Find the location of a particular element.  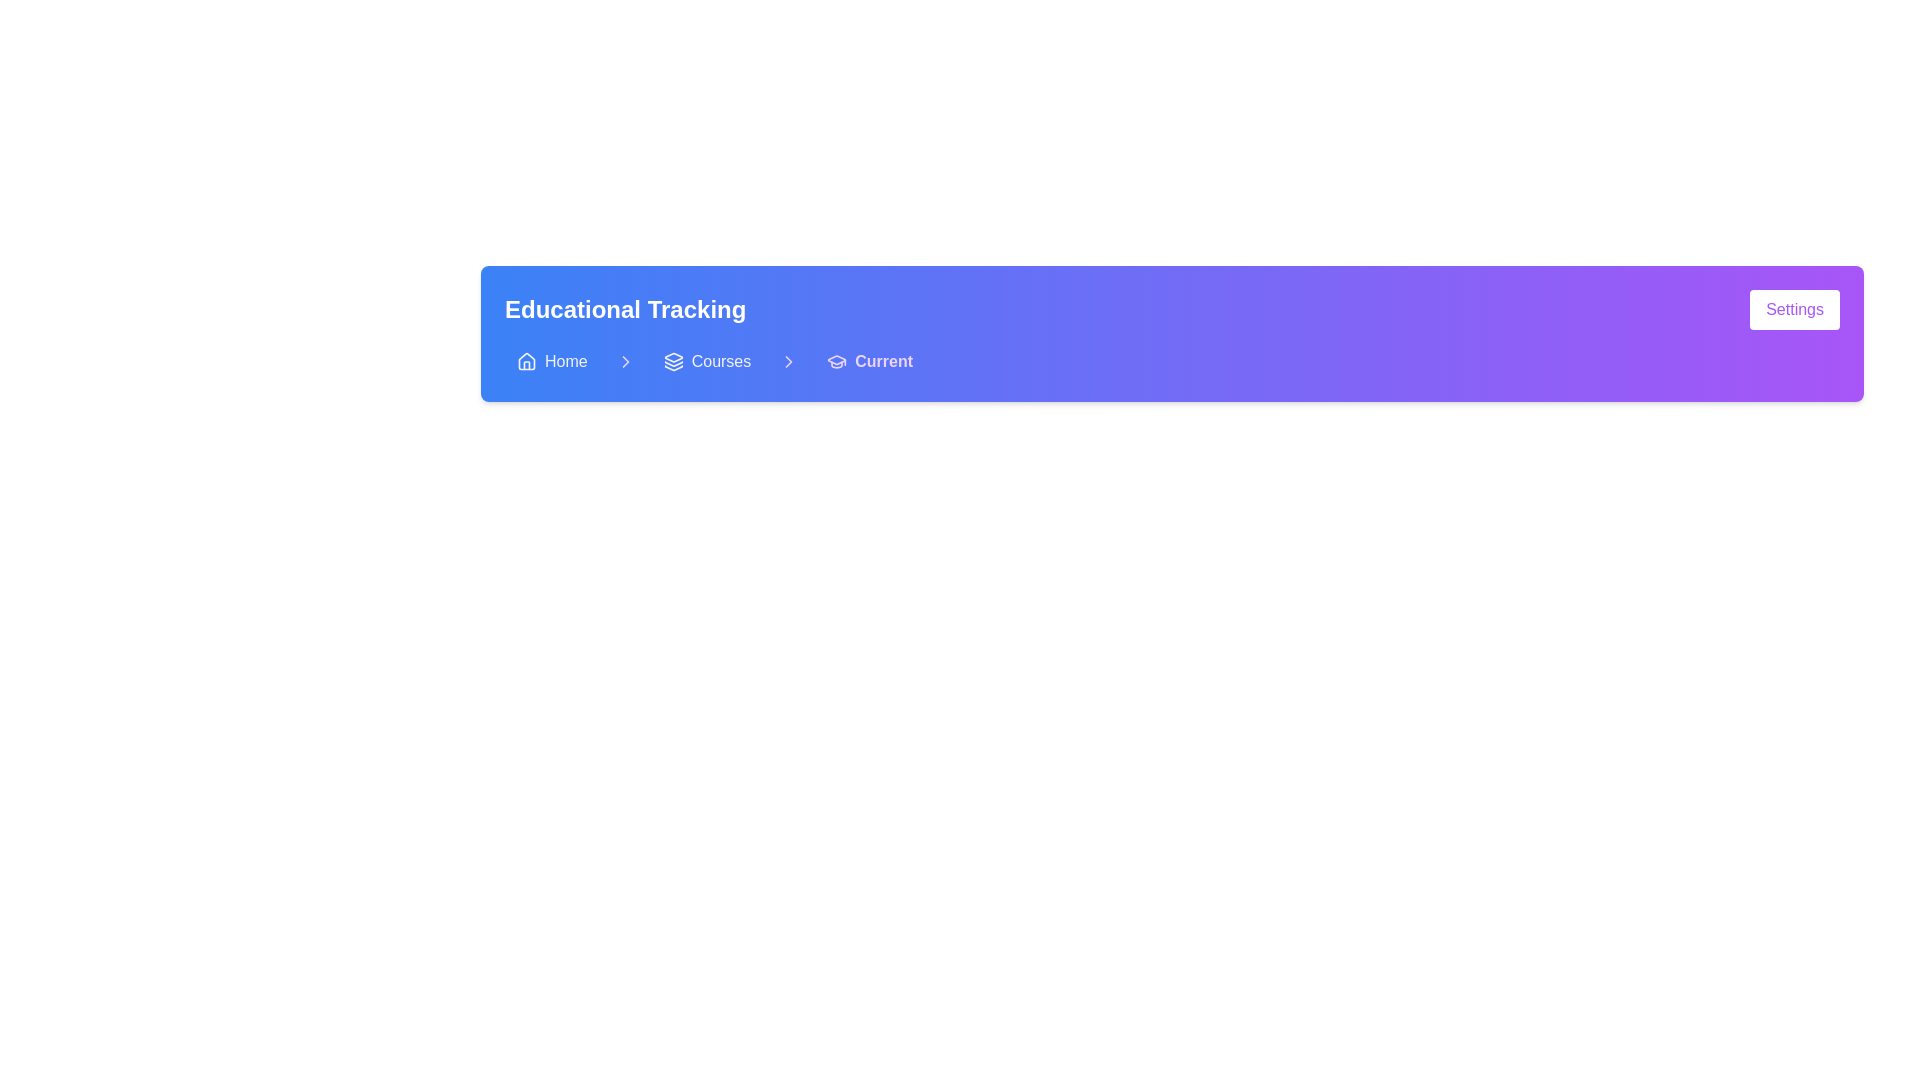

the compact icon depicting stacked layers located to the left of the 'Courses' text in the breadcrumb trail of the navigation bar is located at coordinates (673, 362).